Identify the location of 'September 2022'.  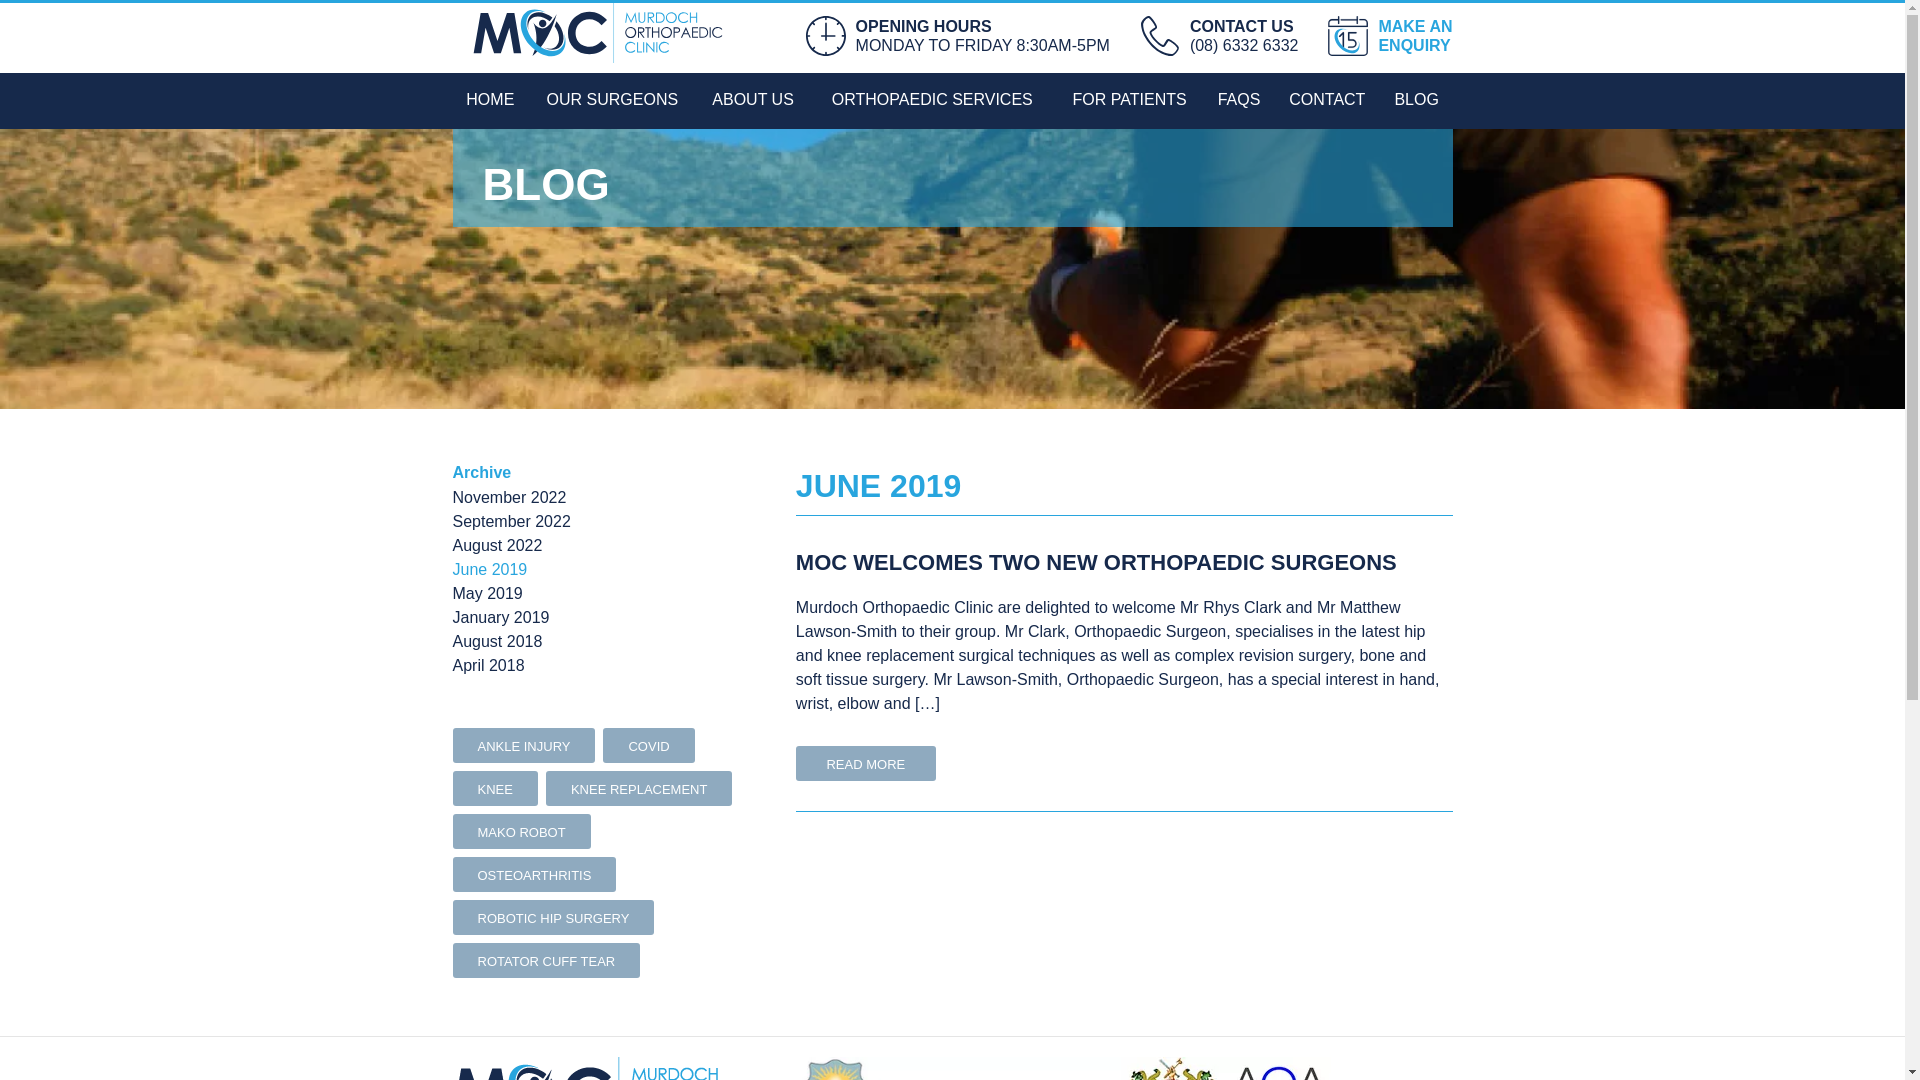
(450, 520).